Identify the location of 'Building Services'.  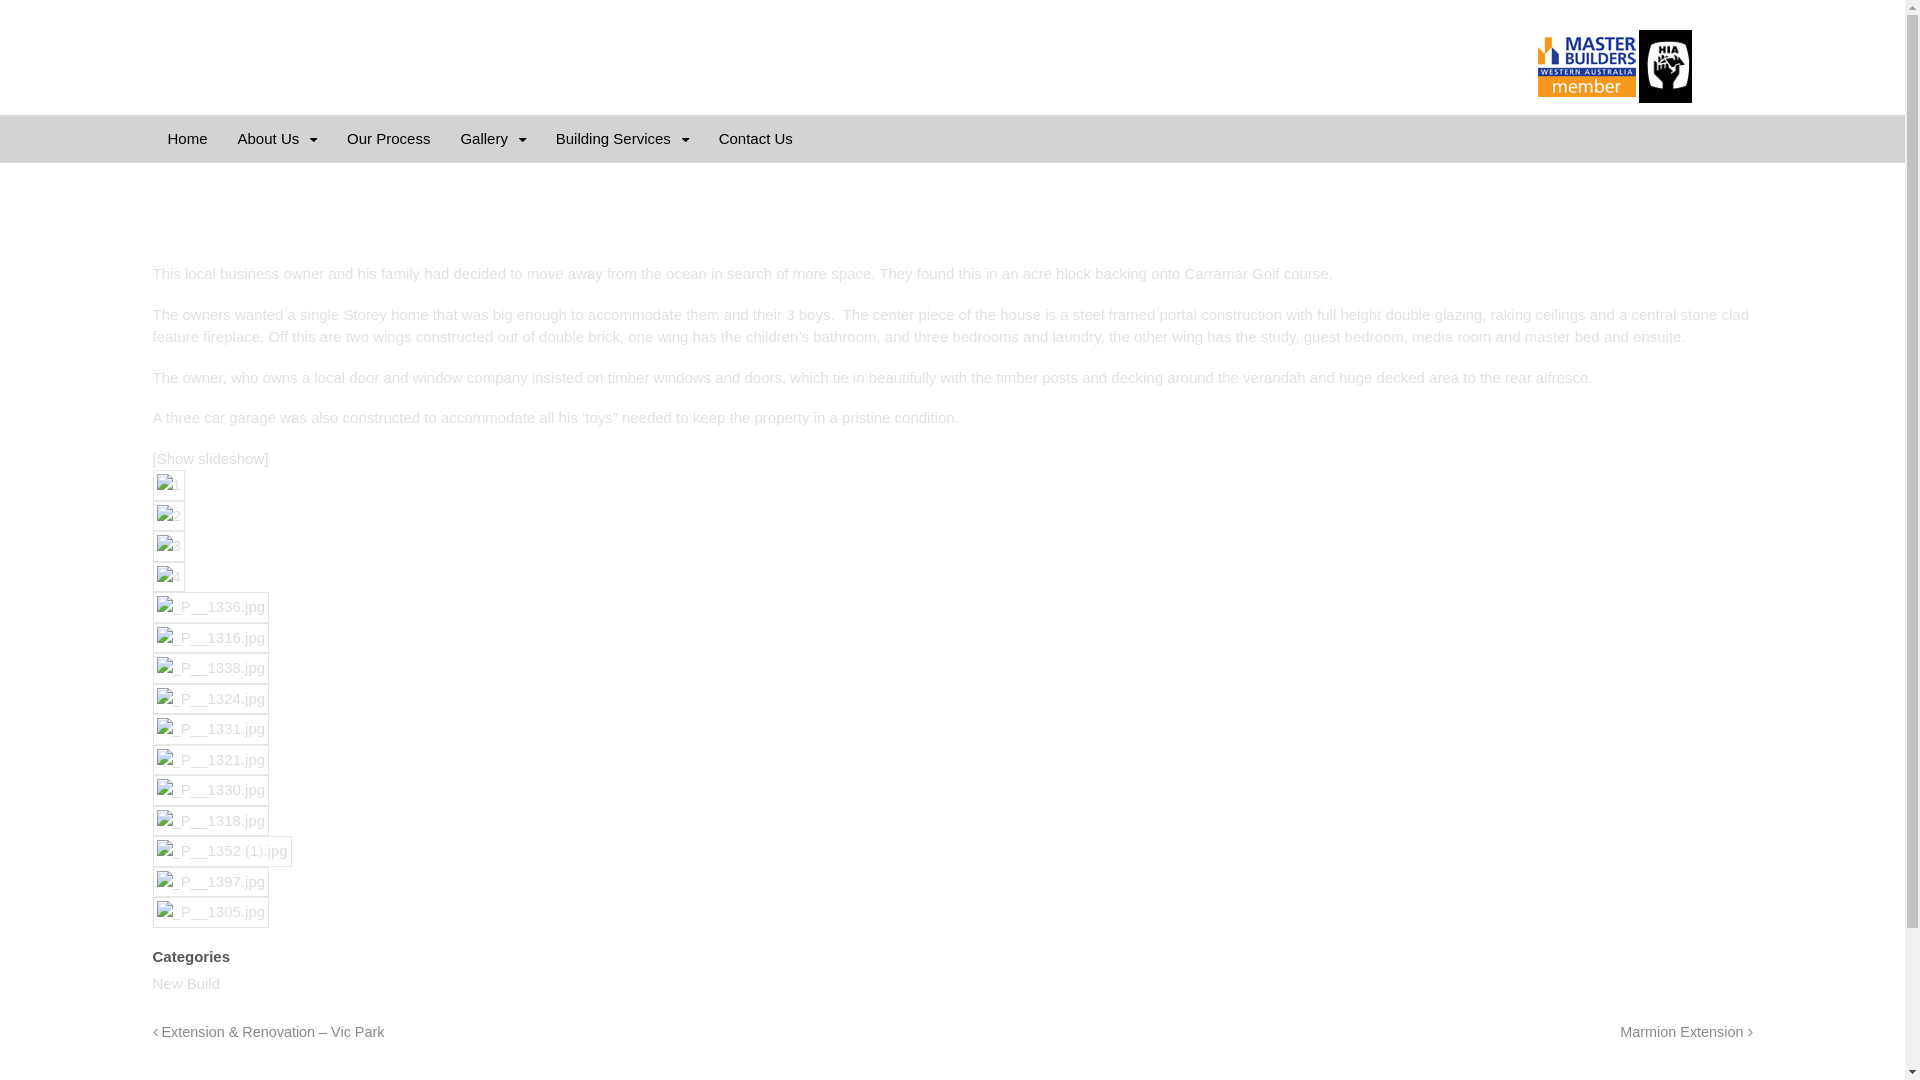
(621, 137).